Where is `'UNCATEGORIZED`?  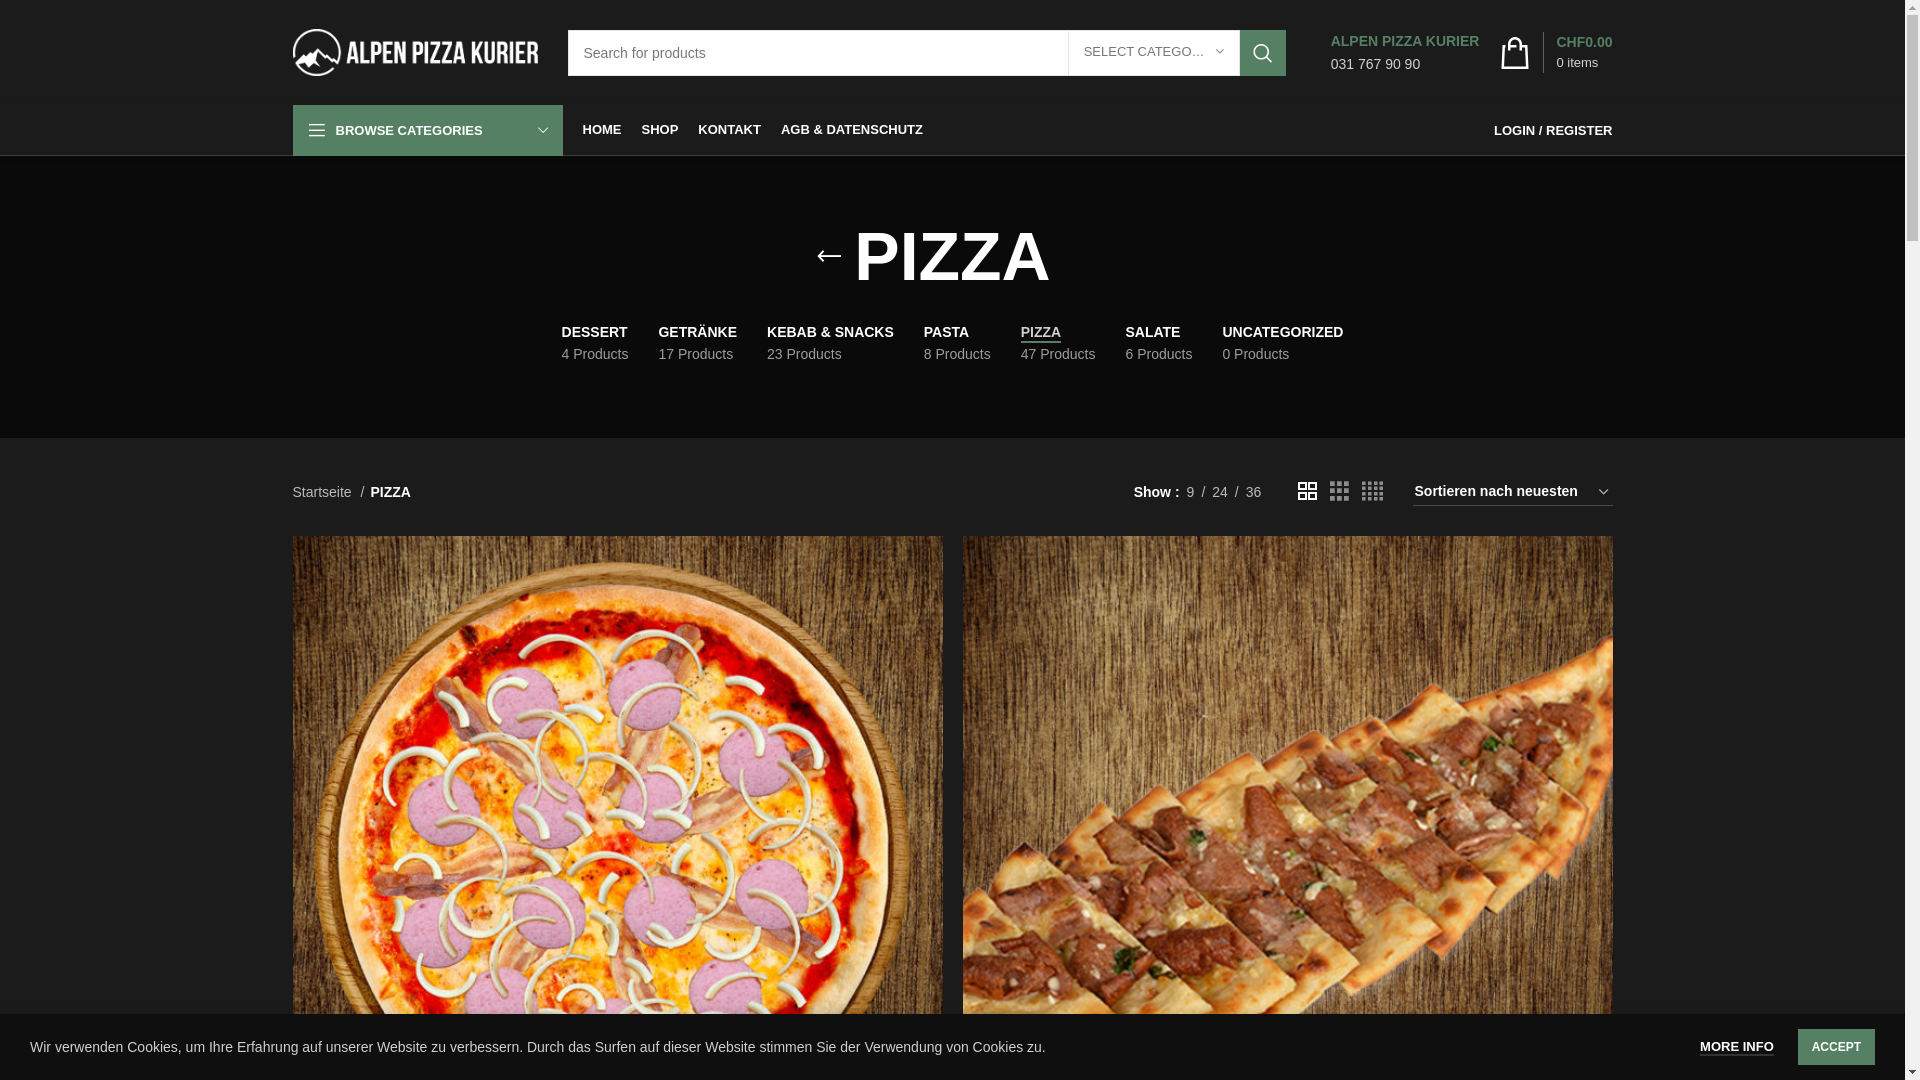 'UNCATEGORIZED is located at coordinates (1282, 342).